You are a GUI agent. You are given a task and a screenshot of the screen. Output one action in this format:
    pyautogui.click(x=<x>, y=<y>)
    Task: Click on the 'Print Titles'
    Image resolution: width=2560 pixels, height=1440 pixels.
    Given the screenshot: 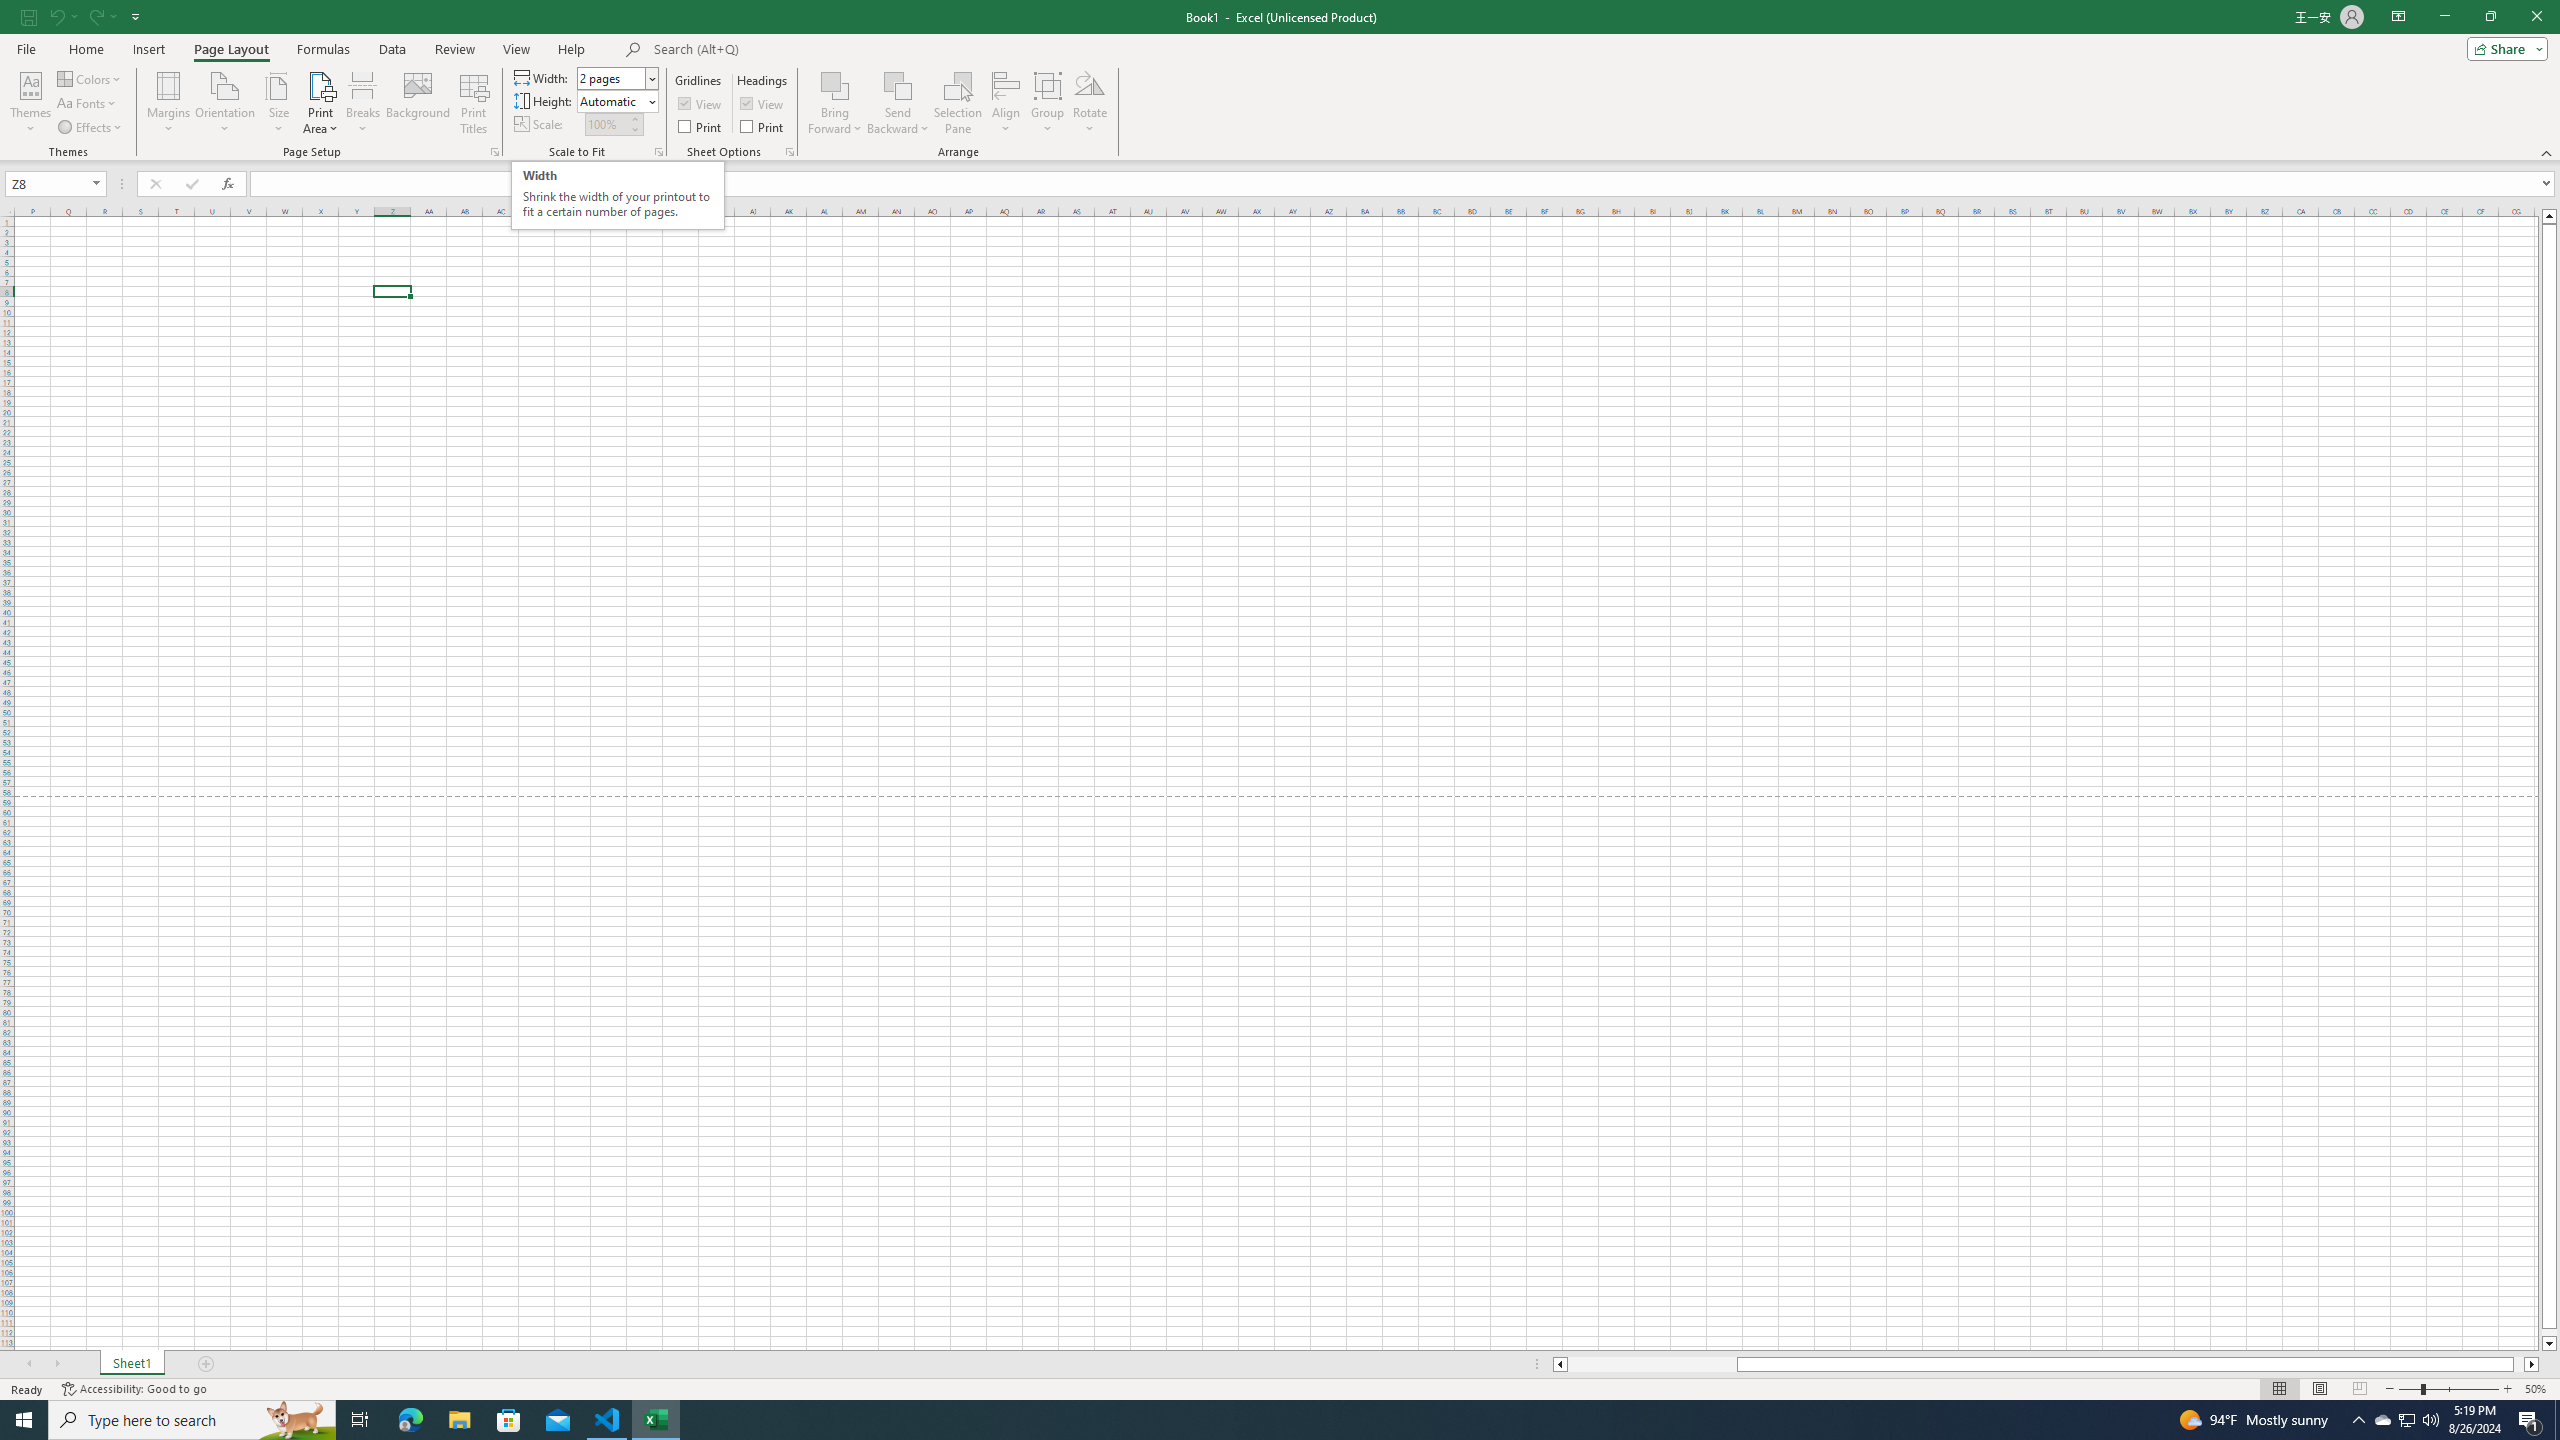 What is the action you would take?
    pyautogui.click(x=472, y=103)
    